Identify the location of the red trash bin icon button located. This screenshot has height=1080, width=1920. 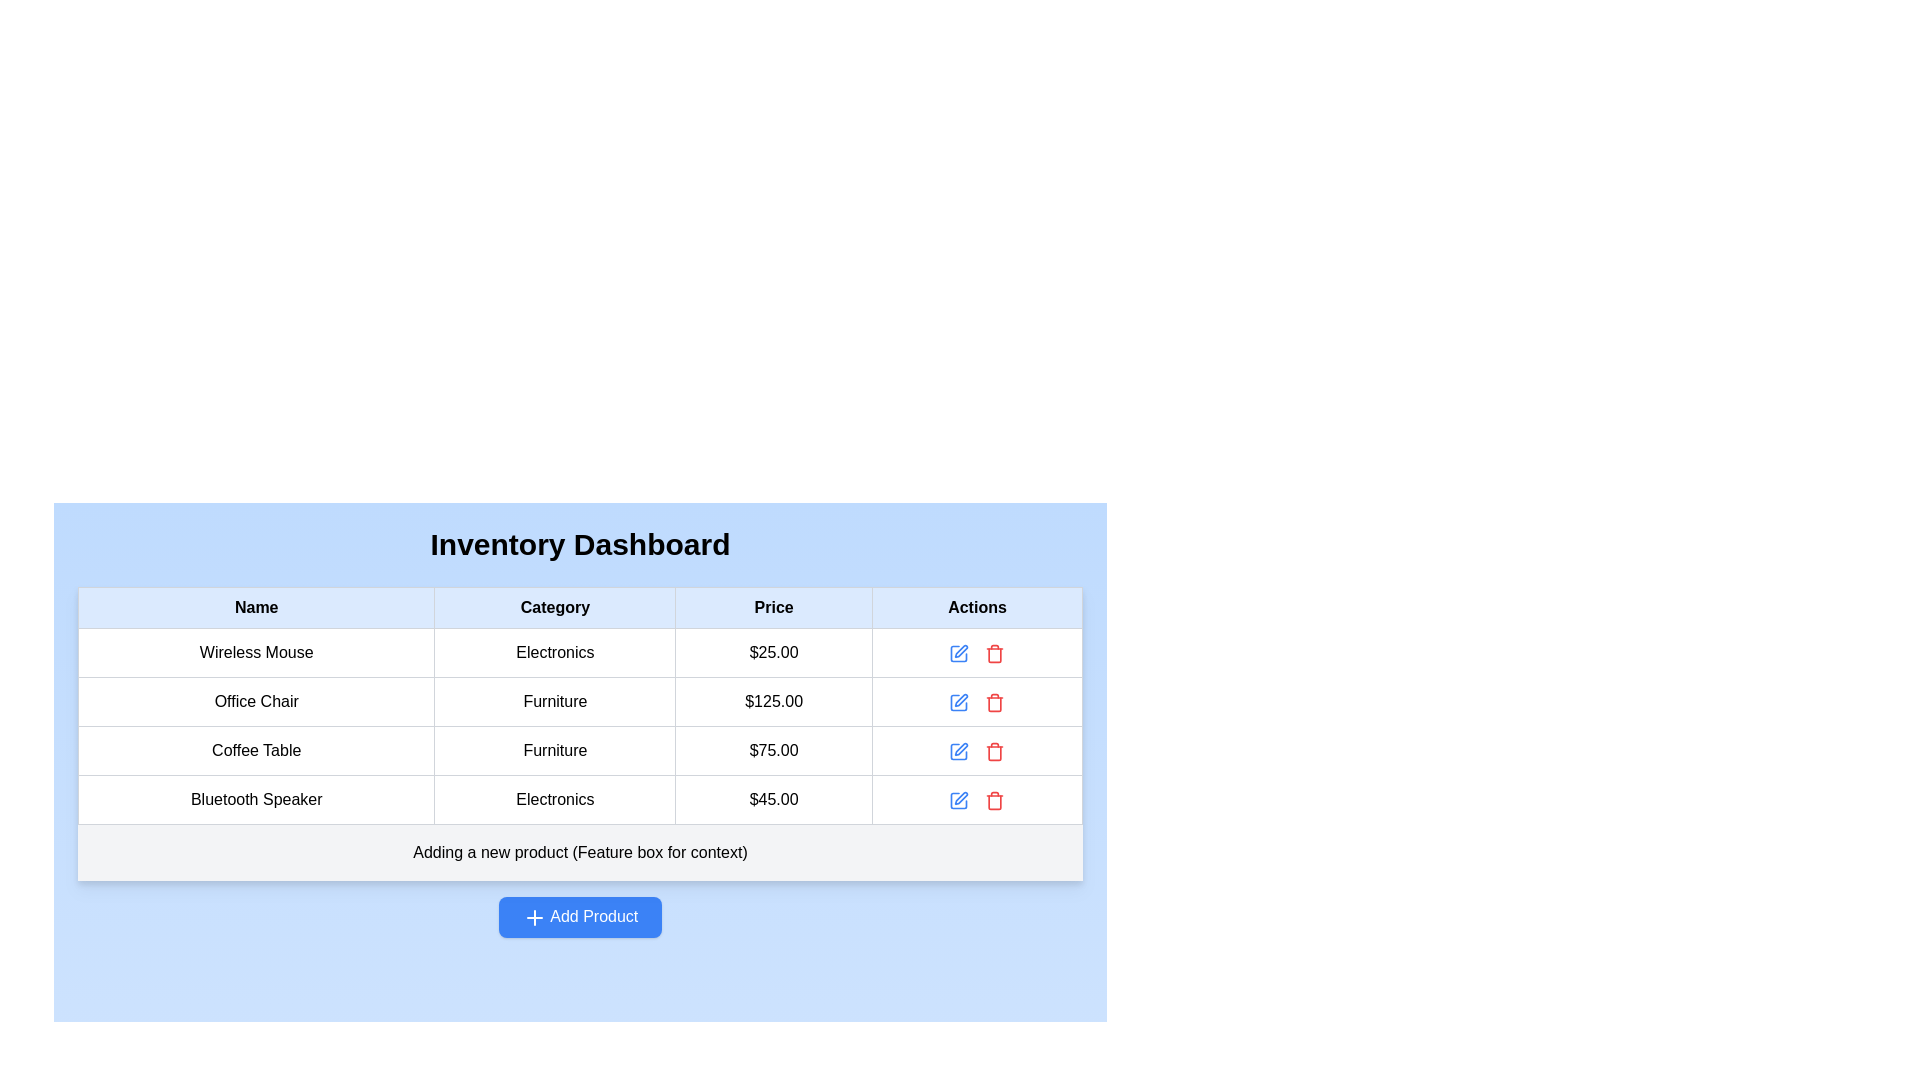
(995, 653).